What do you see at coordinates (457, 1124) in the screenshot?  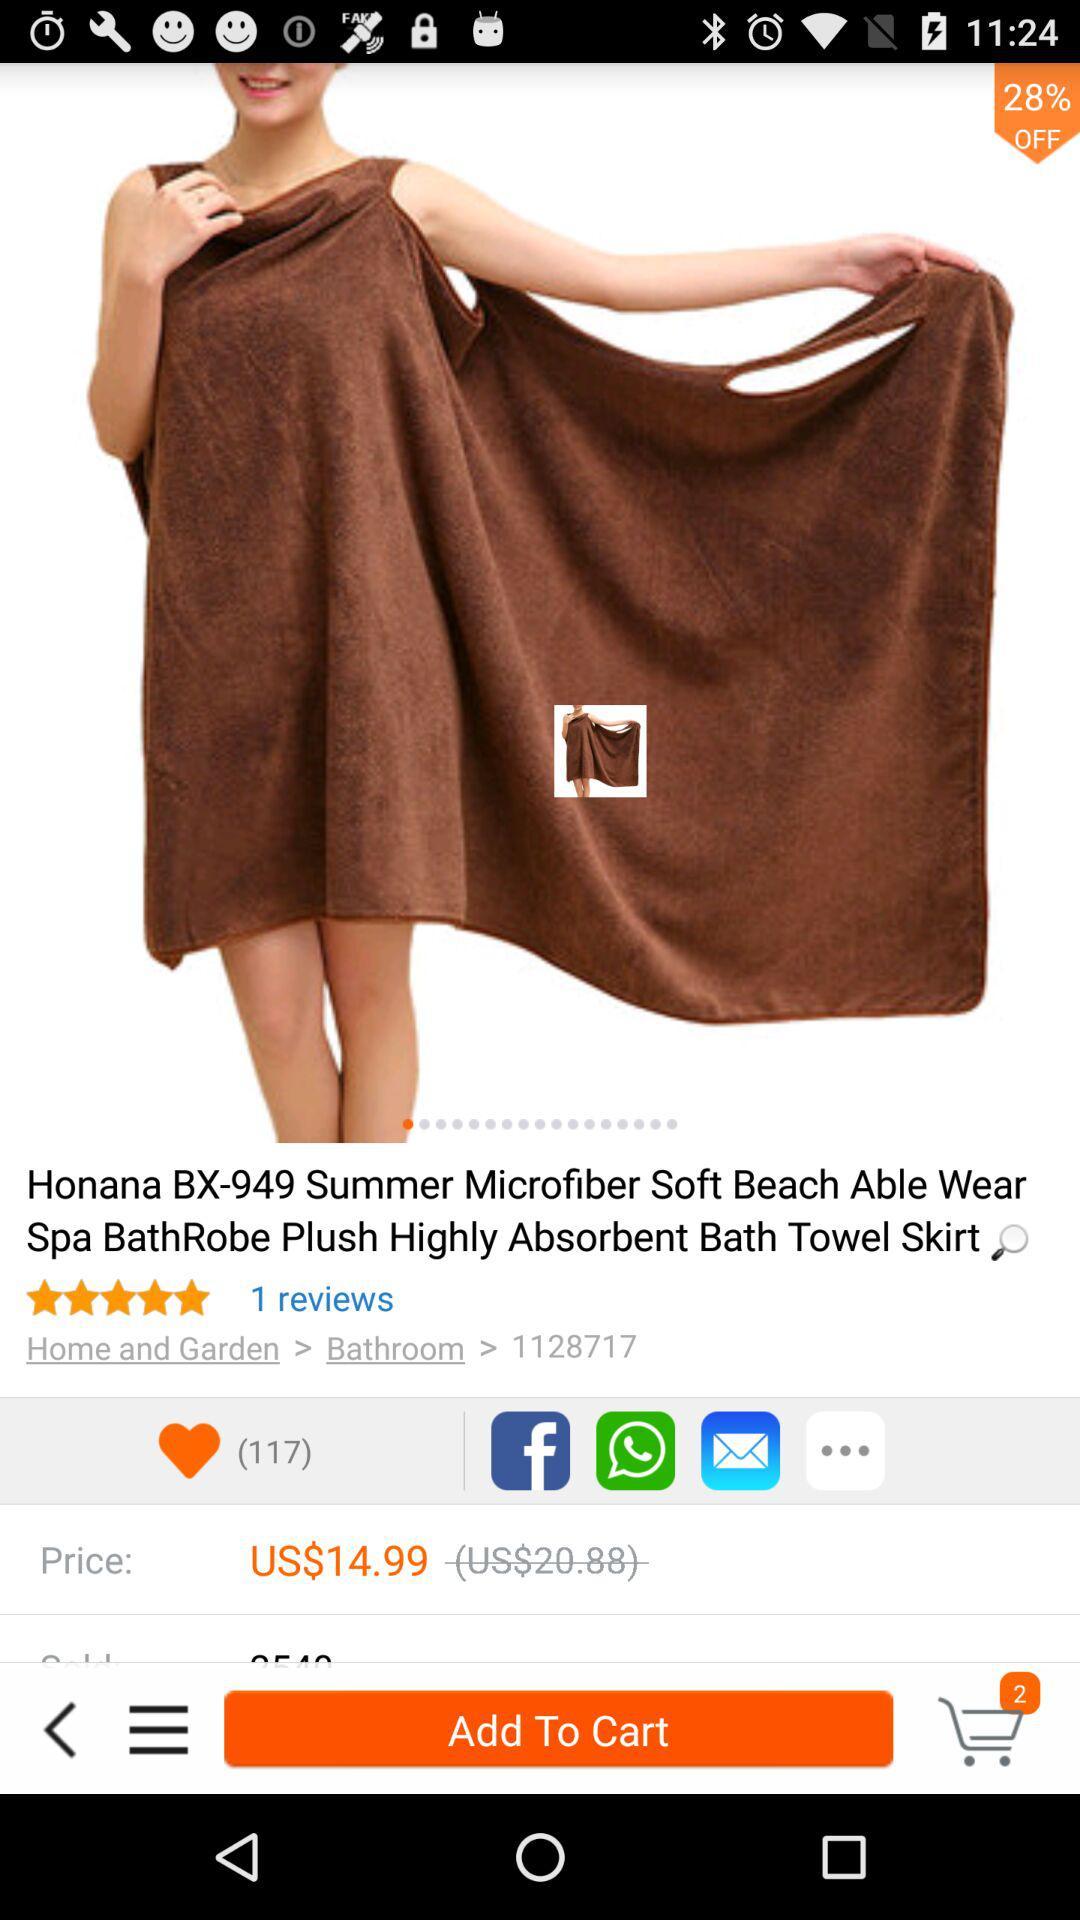 I see `image option` at bounding box center [457, 1124].